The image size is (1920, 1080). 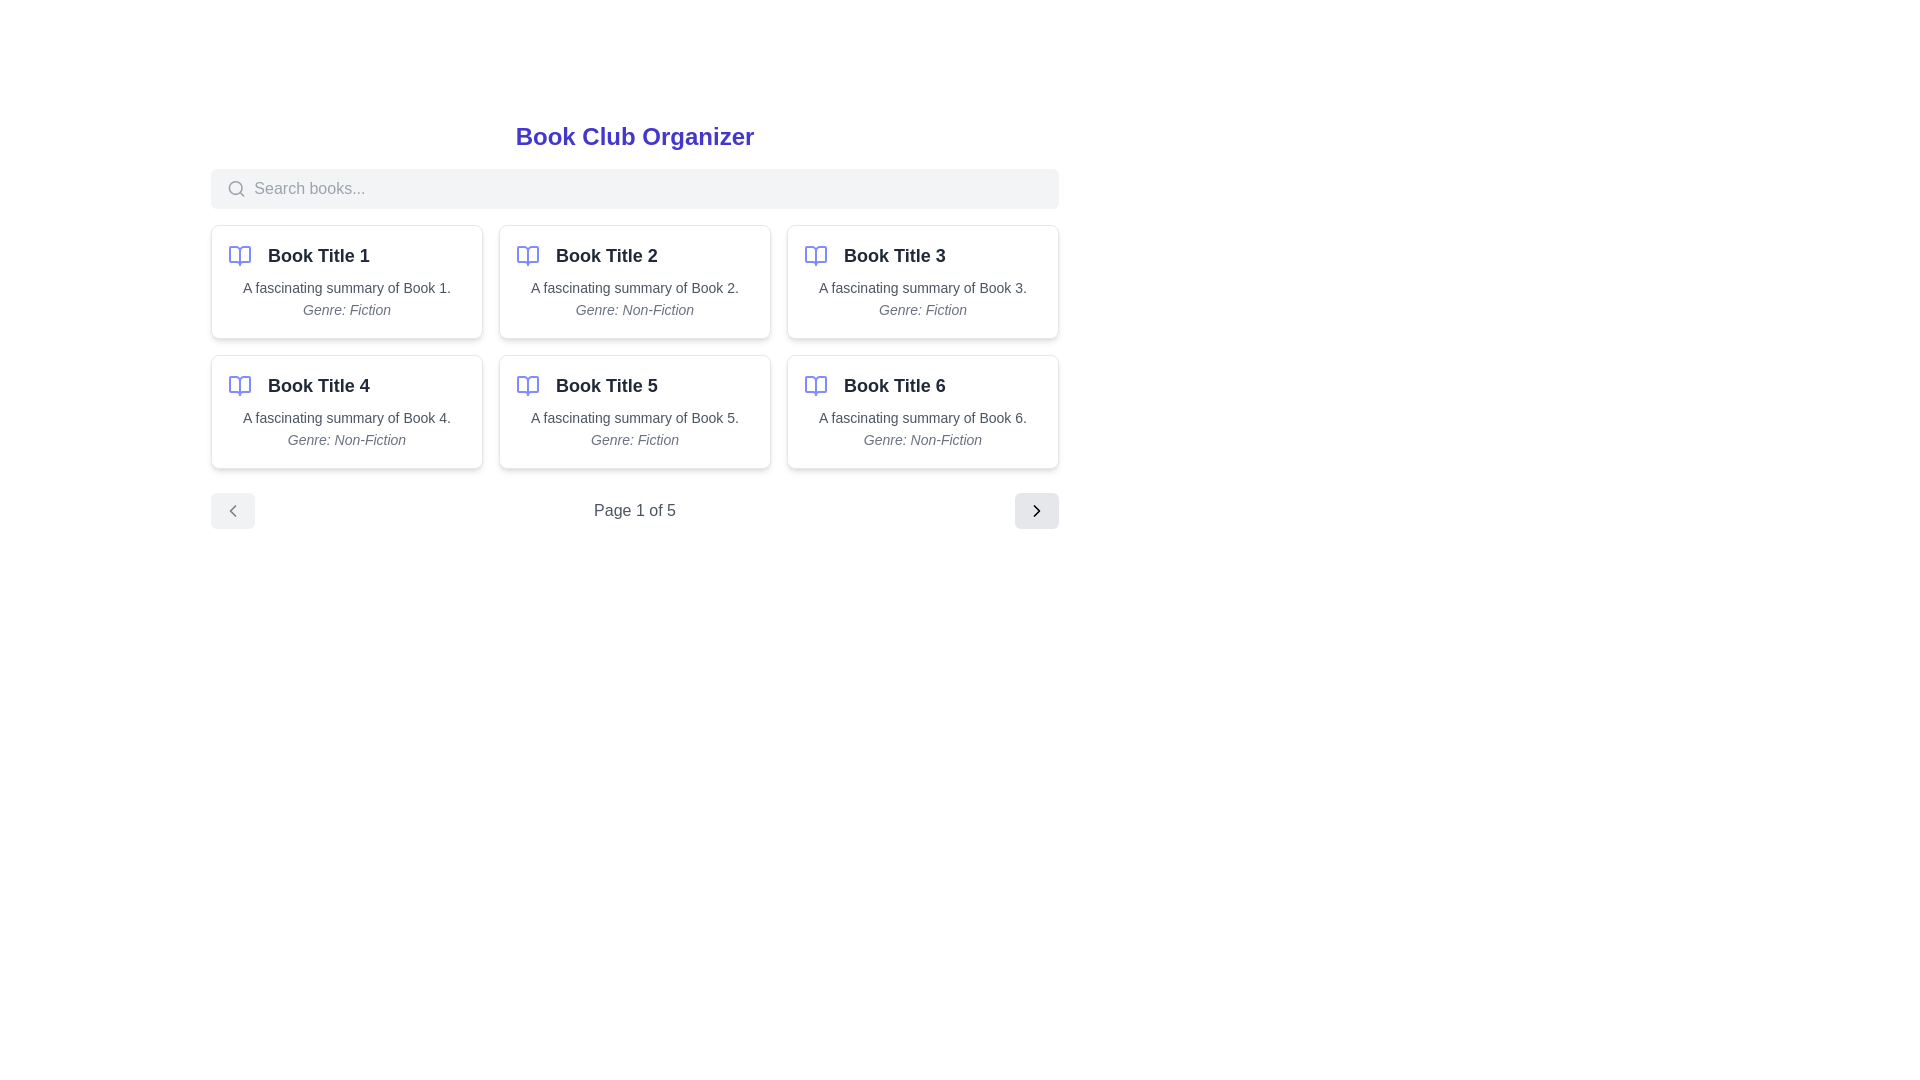 I want to click on the open book icon representing 'Book Title 5' located at the top-left corner of the fifth book card, so click(x=528, y=385).